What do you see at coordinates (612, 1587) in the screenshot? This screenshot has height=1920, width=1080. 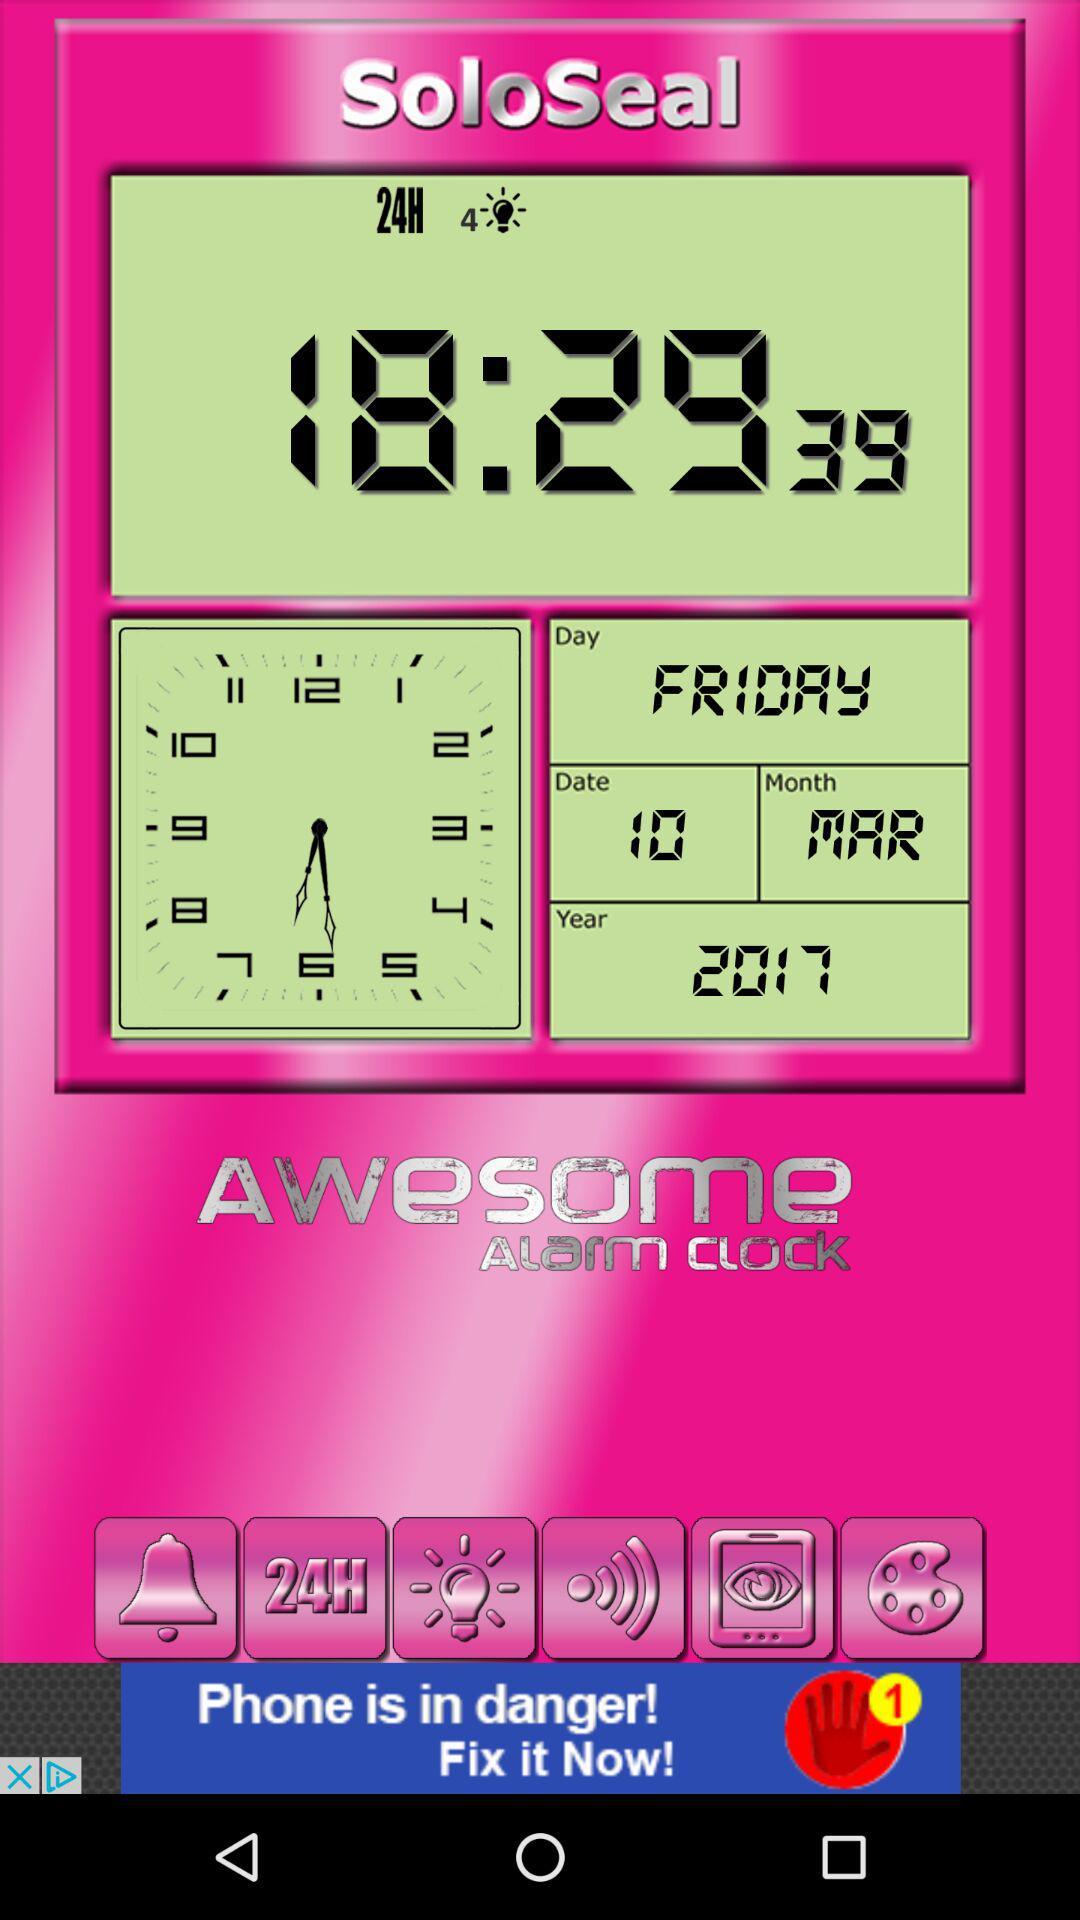 I see `volume button` at bounding box center [612, 1587].